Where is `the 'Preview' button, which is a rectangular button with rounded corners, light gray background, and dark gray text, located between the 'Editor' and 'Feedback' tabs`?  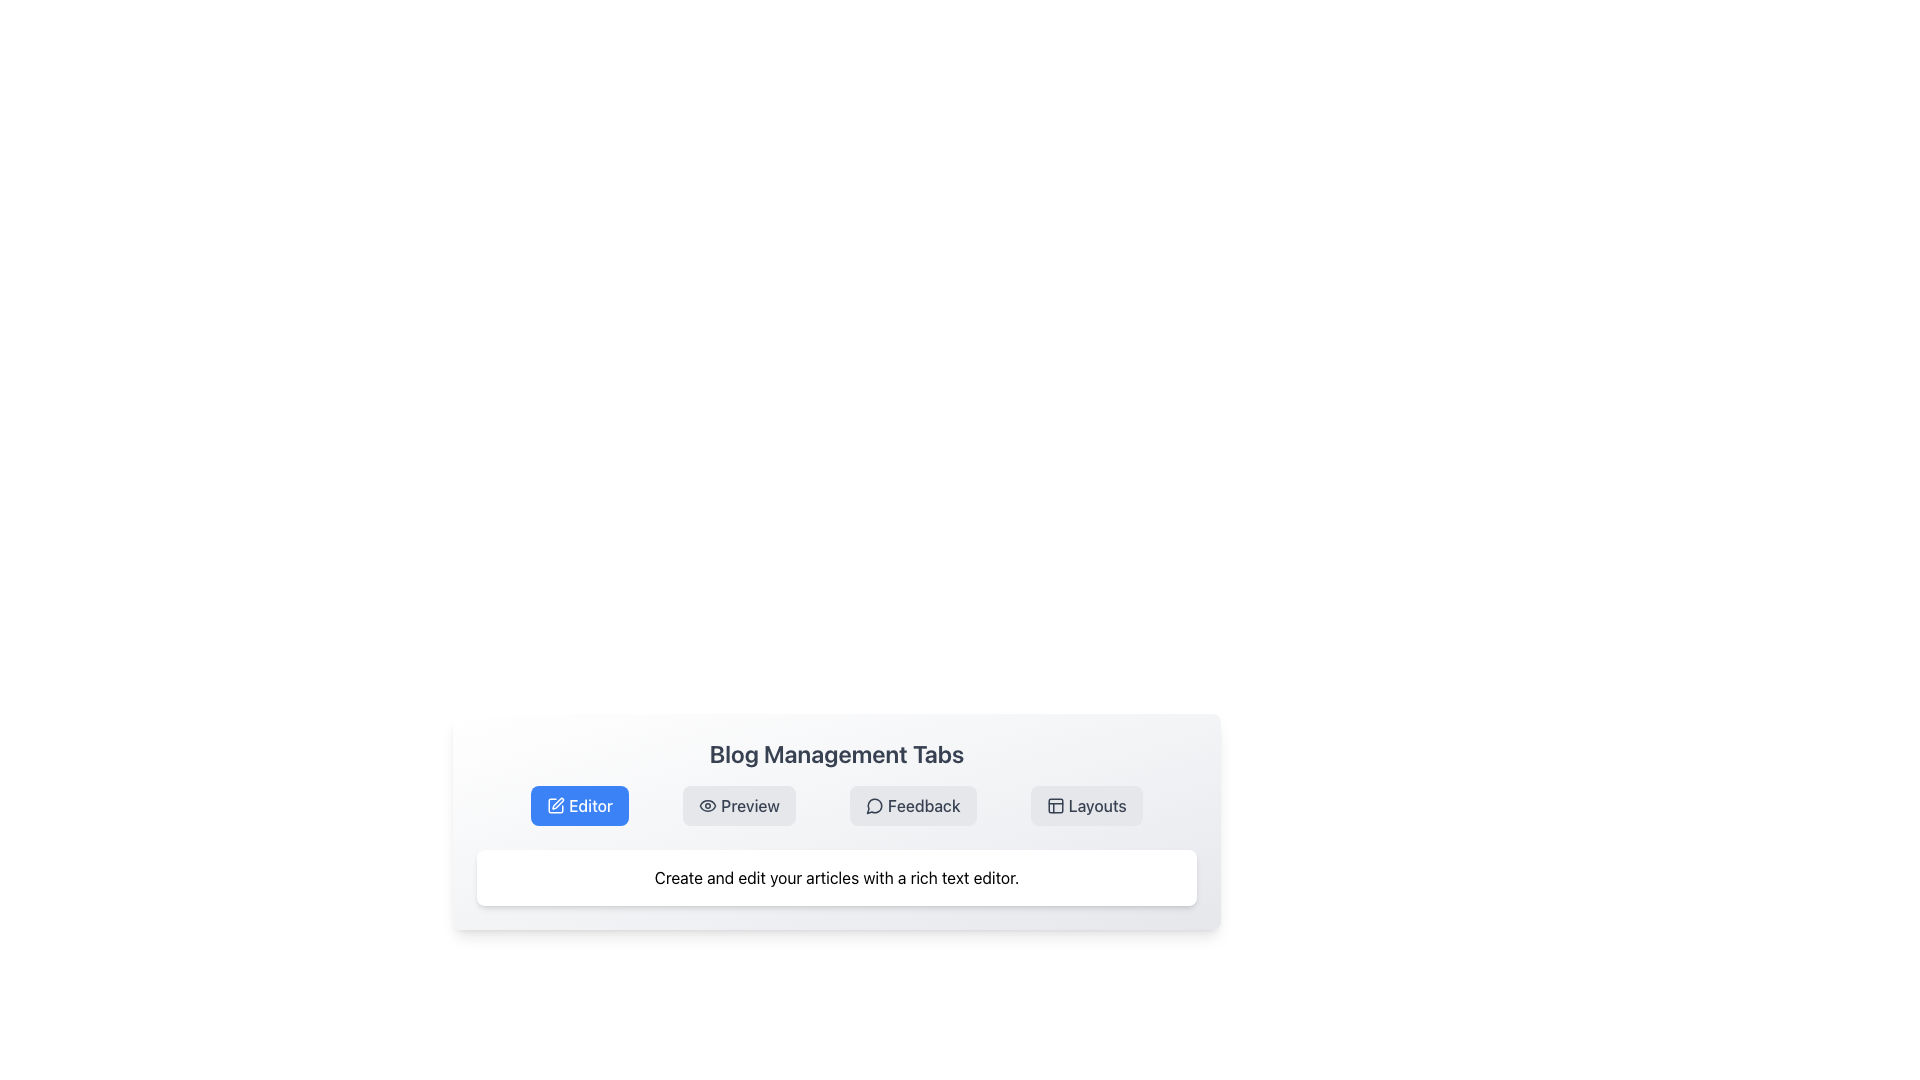 the 'Preview' button, which is a rectangular button with rounded corners, light gray background, and dark gray text, located between the 'Editor' and 'Feedback' tabs is located at coordinates (738, 805).